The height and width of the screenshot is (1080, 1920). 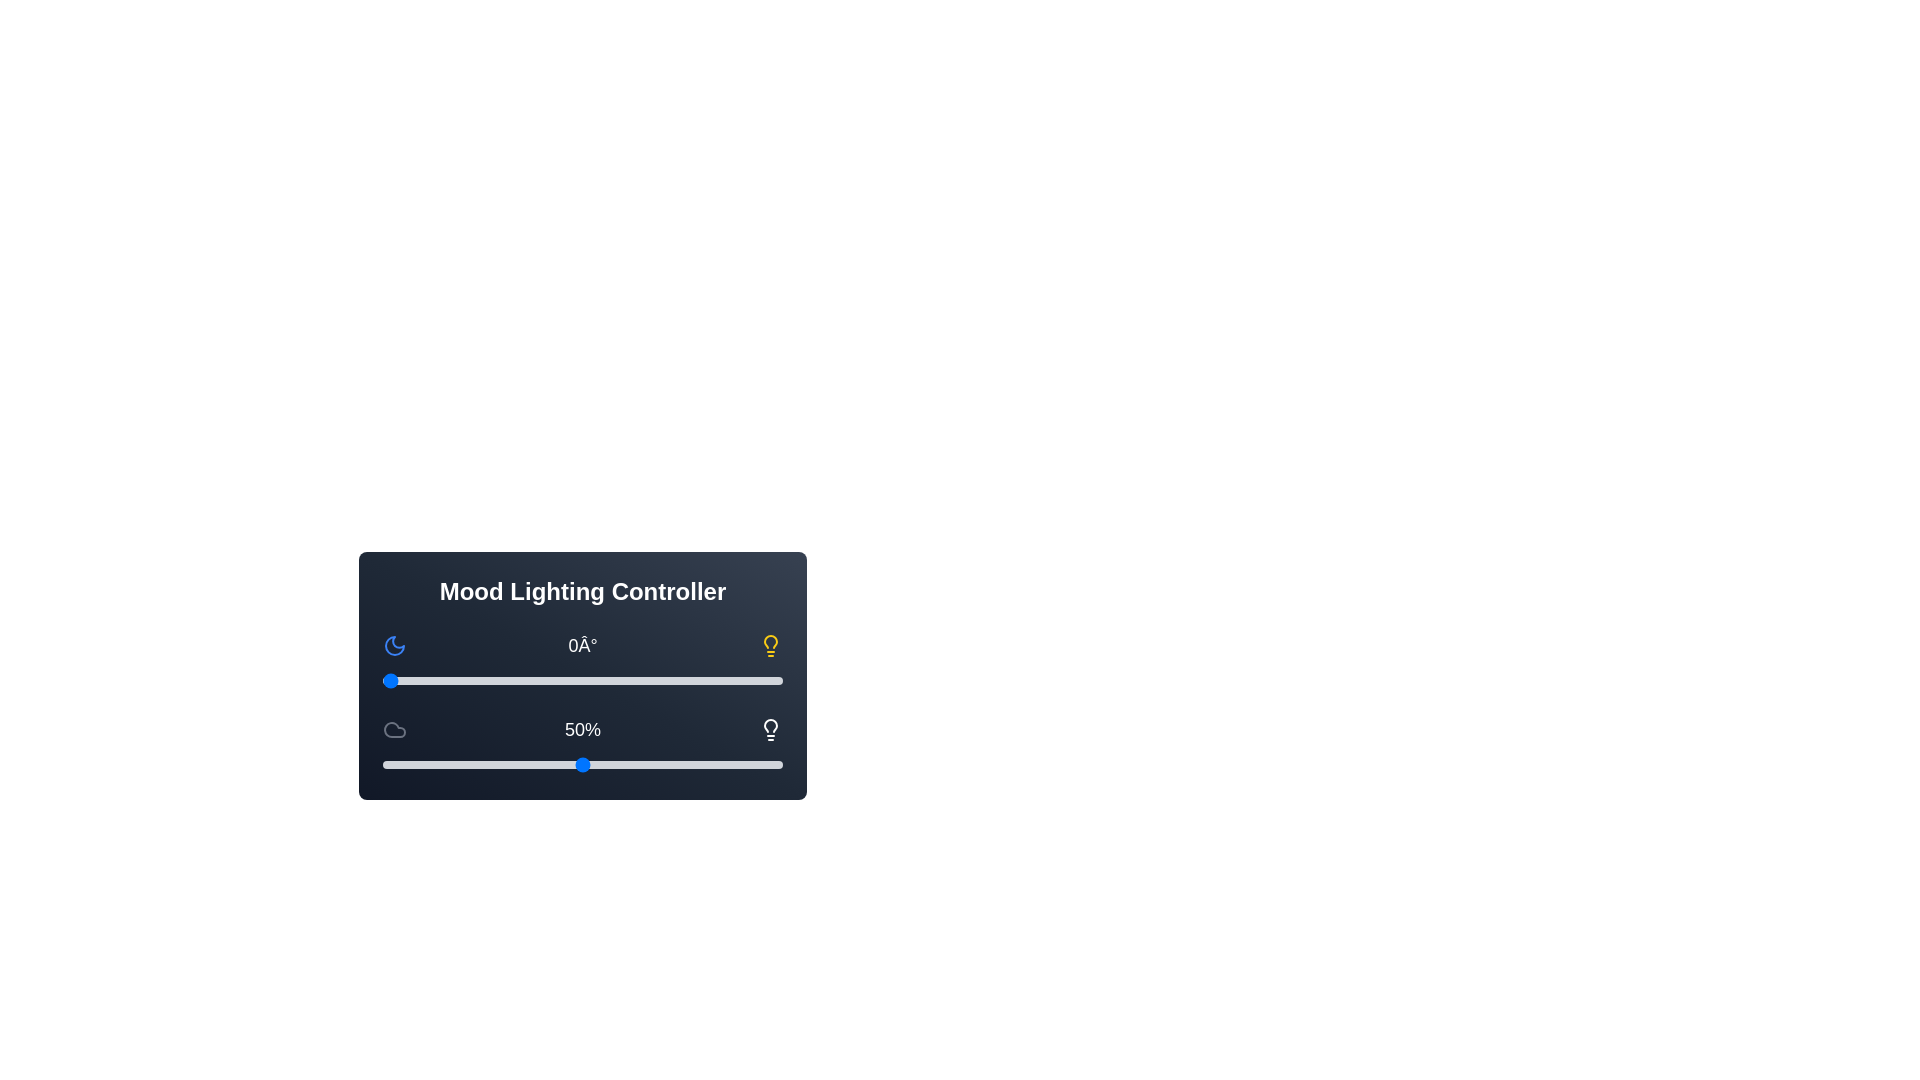 What do you see at coordinates (386, 680) in the screenshot?
I see `the hue slider to 3 degrees` at bounding box center [386, 680].